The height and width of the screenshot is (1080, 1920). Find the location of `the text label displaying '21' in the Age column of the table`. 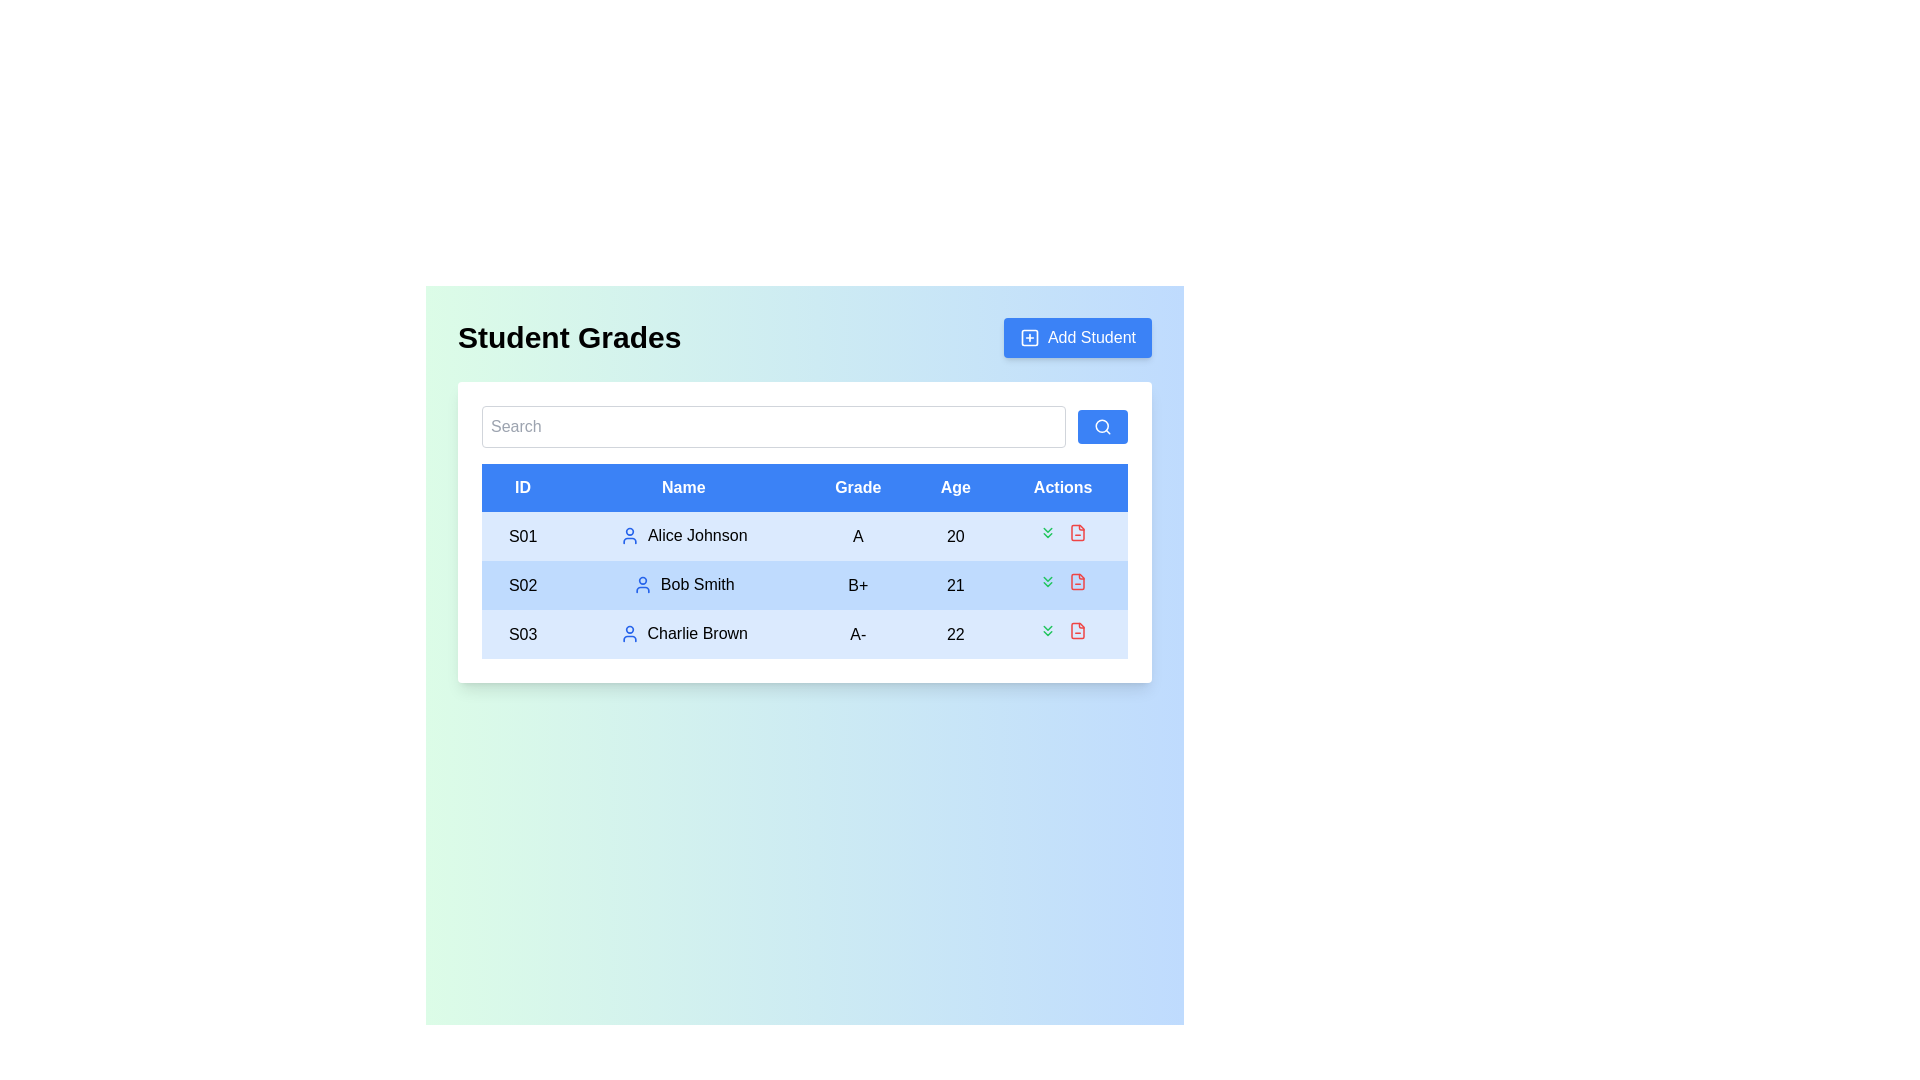

the text label displaying '21' in the Age column of the table is located at coordinates (954, 585).